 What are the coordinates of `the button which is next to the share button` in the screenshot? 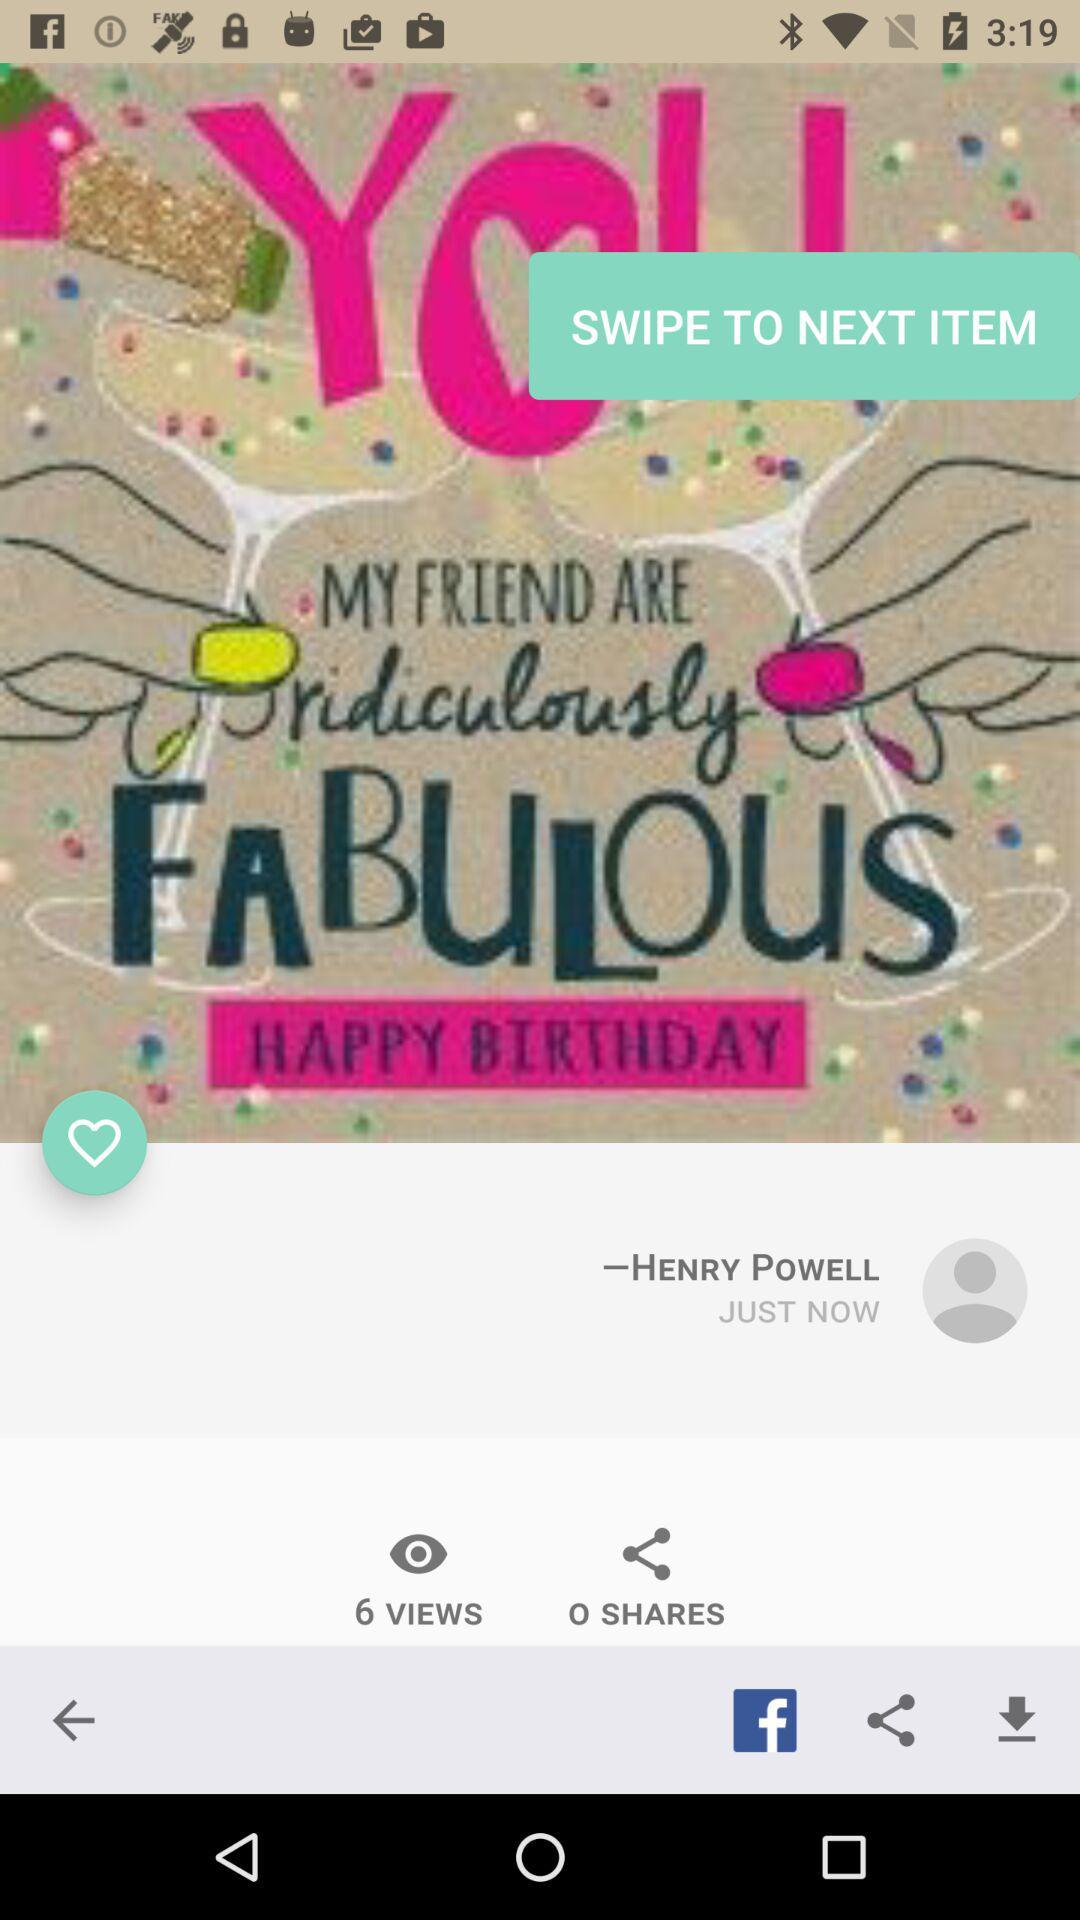 It's located at (1017, 1720).